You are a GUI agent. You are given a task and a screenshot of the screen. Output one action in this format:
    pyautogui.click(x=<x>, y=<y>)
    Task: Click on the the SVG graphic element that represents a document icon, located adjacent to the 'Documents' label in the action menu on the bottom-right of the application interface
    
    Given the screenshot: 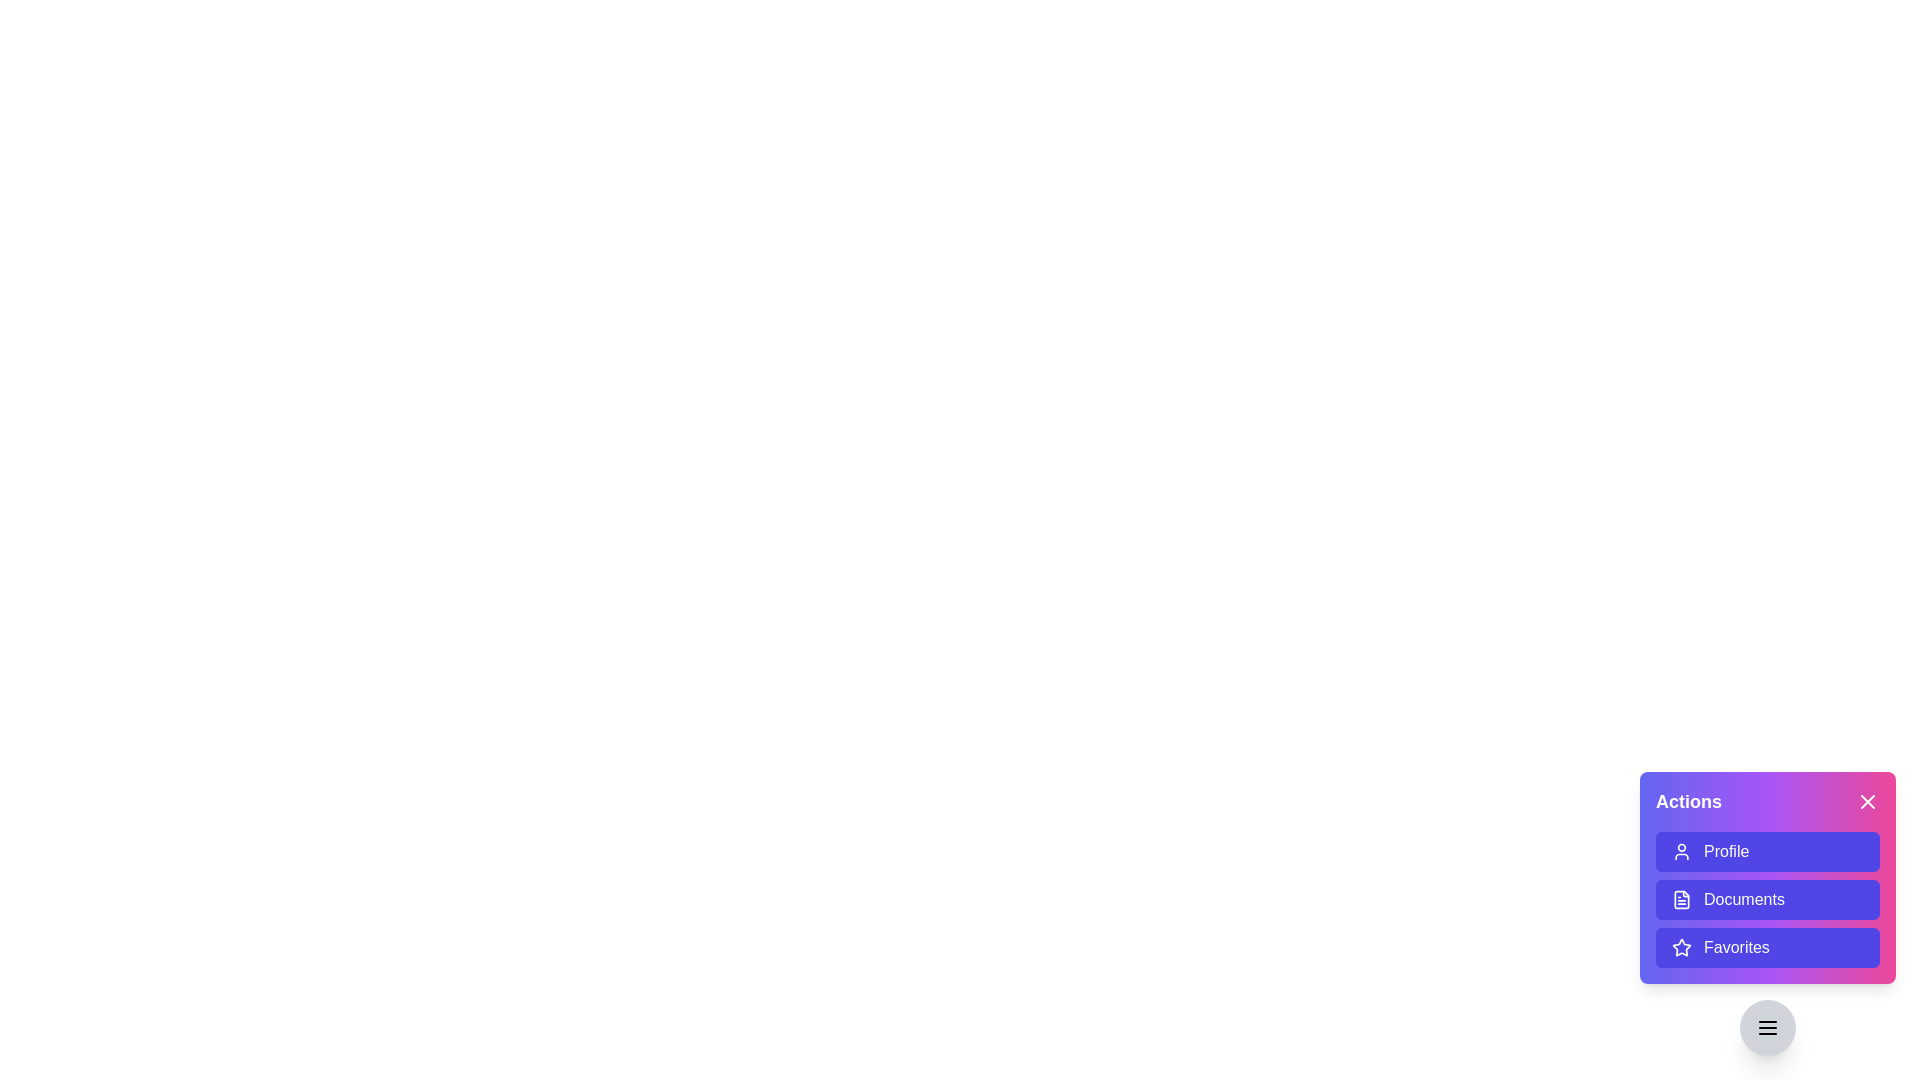 What is the action you would take?
    pyautogui.click(x=1680, y=898)
    